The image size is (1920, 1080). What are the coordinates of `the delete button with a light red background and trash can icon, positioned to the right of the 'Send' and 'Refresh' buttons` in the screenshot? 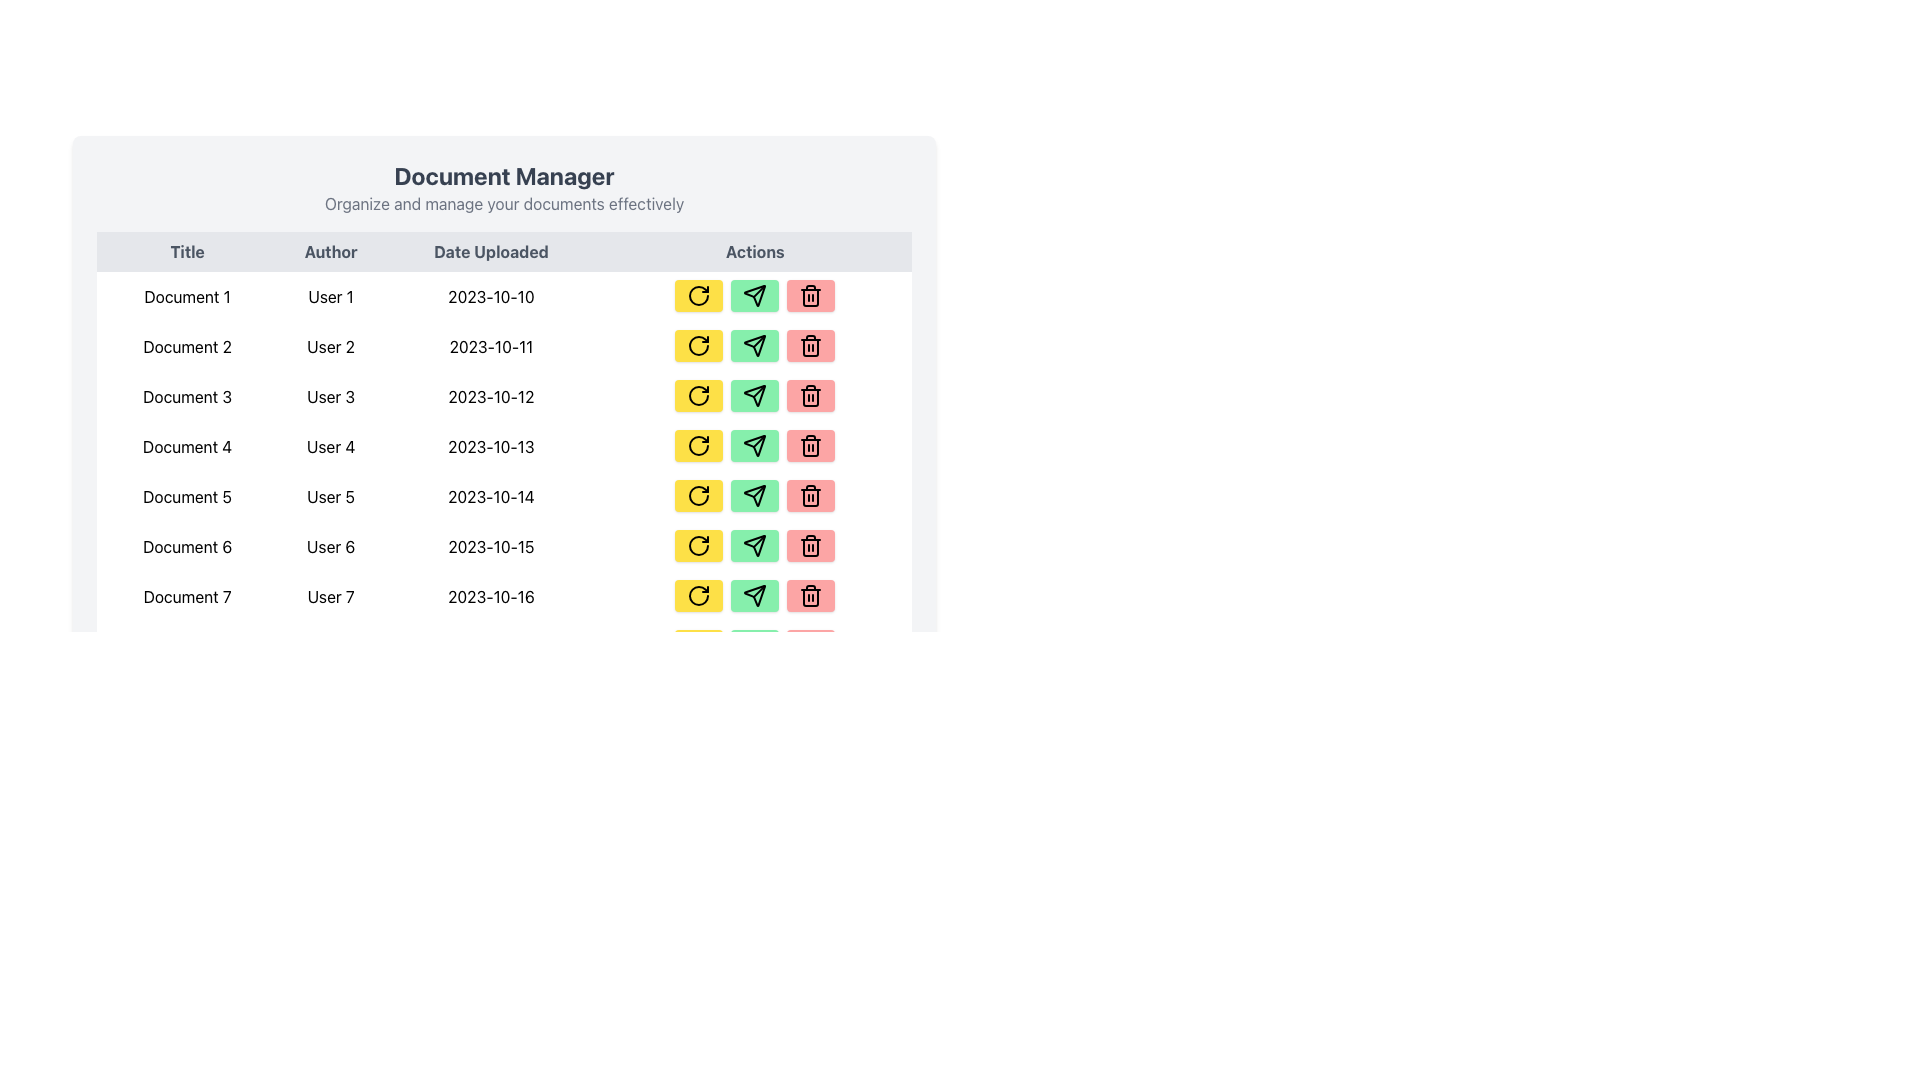 It's located at (811, 794).